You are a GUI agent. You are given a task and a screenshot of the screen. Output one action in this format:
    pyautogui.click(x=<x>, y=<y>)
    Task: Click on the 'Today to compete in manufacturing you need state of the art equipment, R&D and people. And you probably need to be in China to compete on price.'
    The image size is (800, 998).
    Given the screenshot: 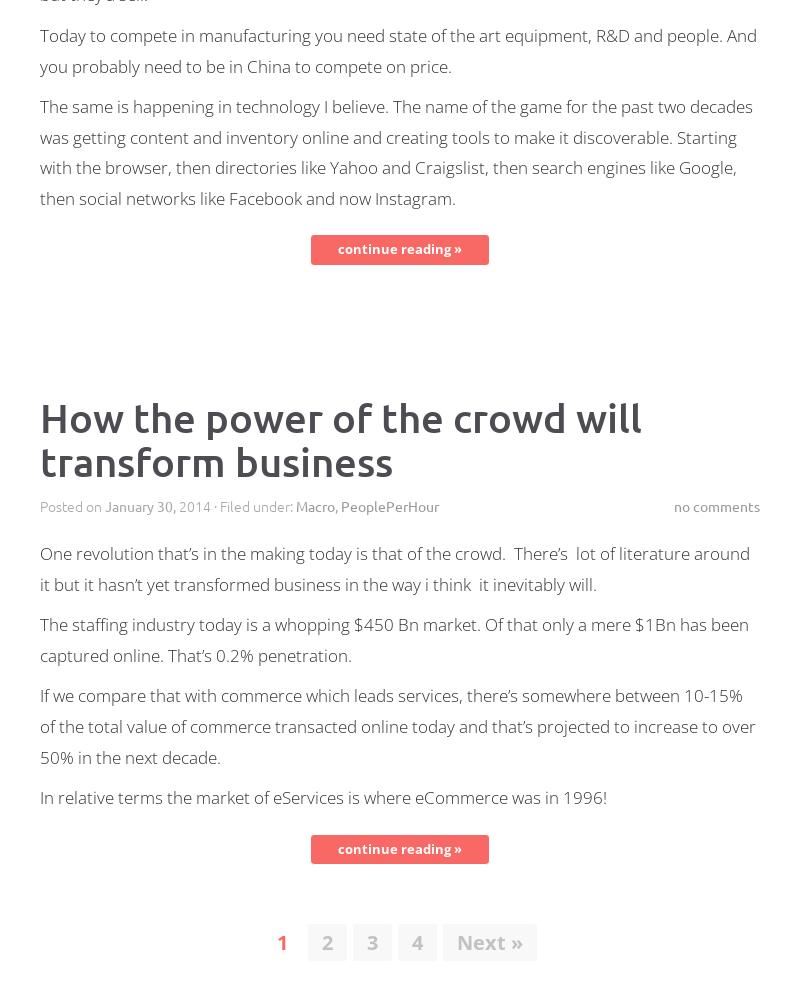 What is the action you would take?
    pyautogui.click(x=39, y=49)
    